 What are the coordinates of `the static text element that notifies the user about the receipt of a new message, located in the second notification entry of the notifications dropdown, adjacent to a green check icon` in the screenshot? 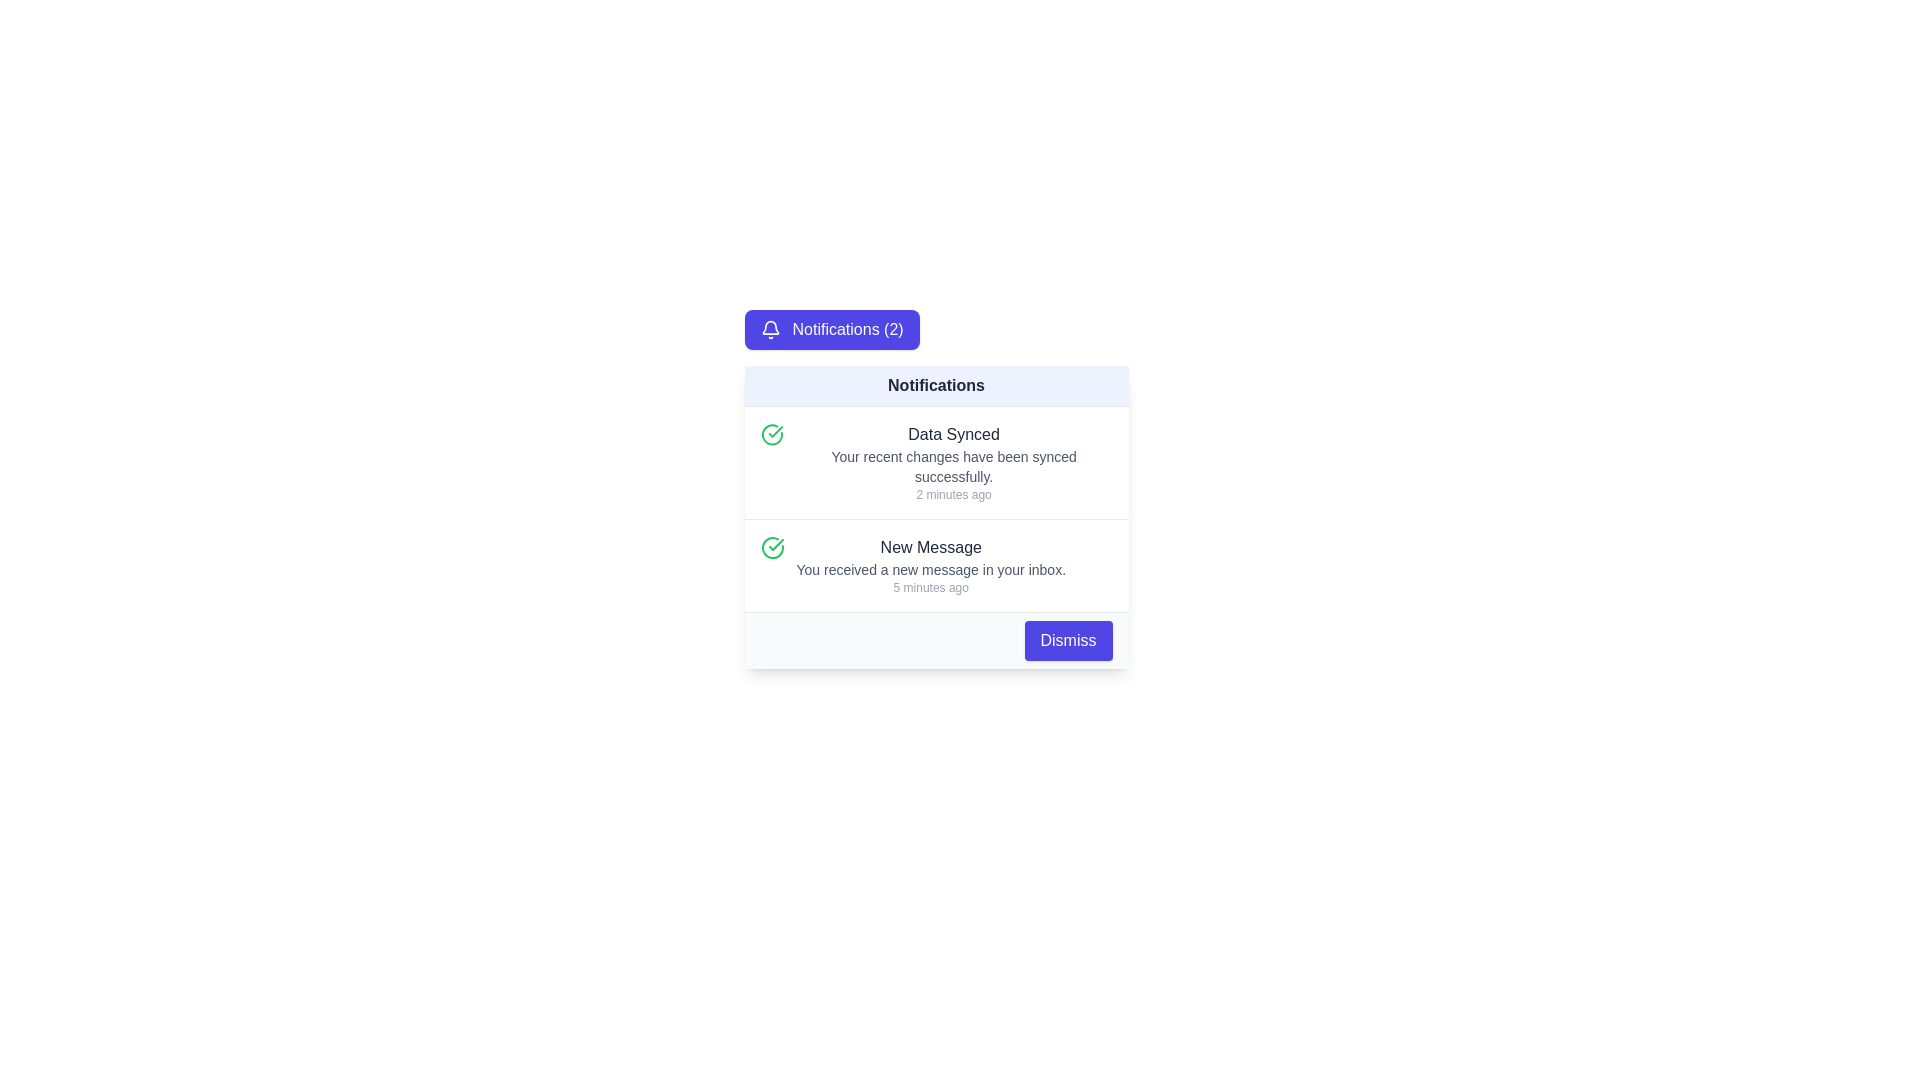 It's located at (930, 566).